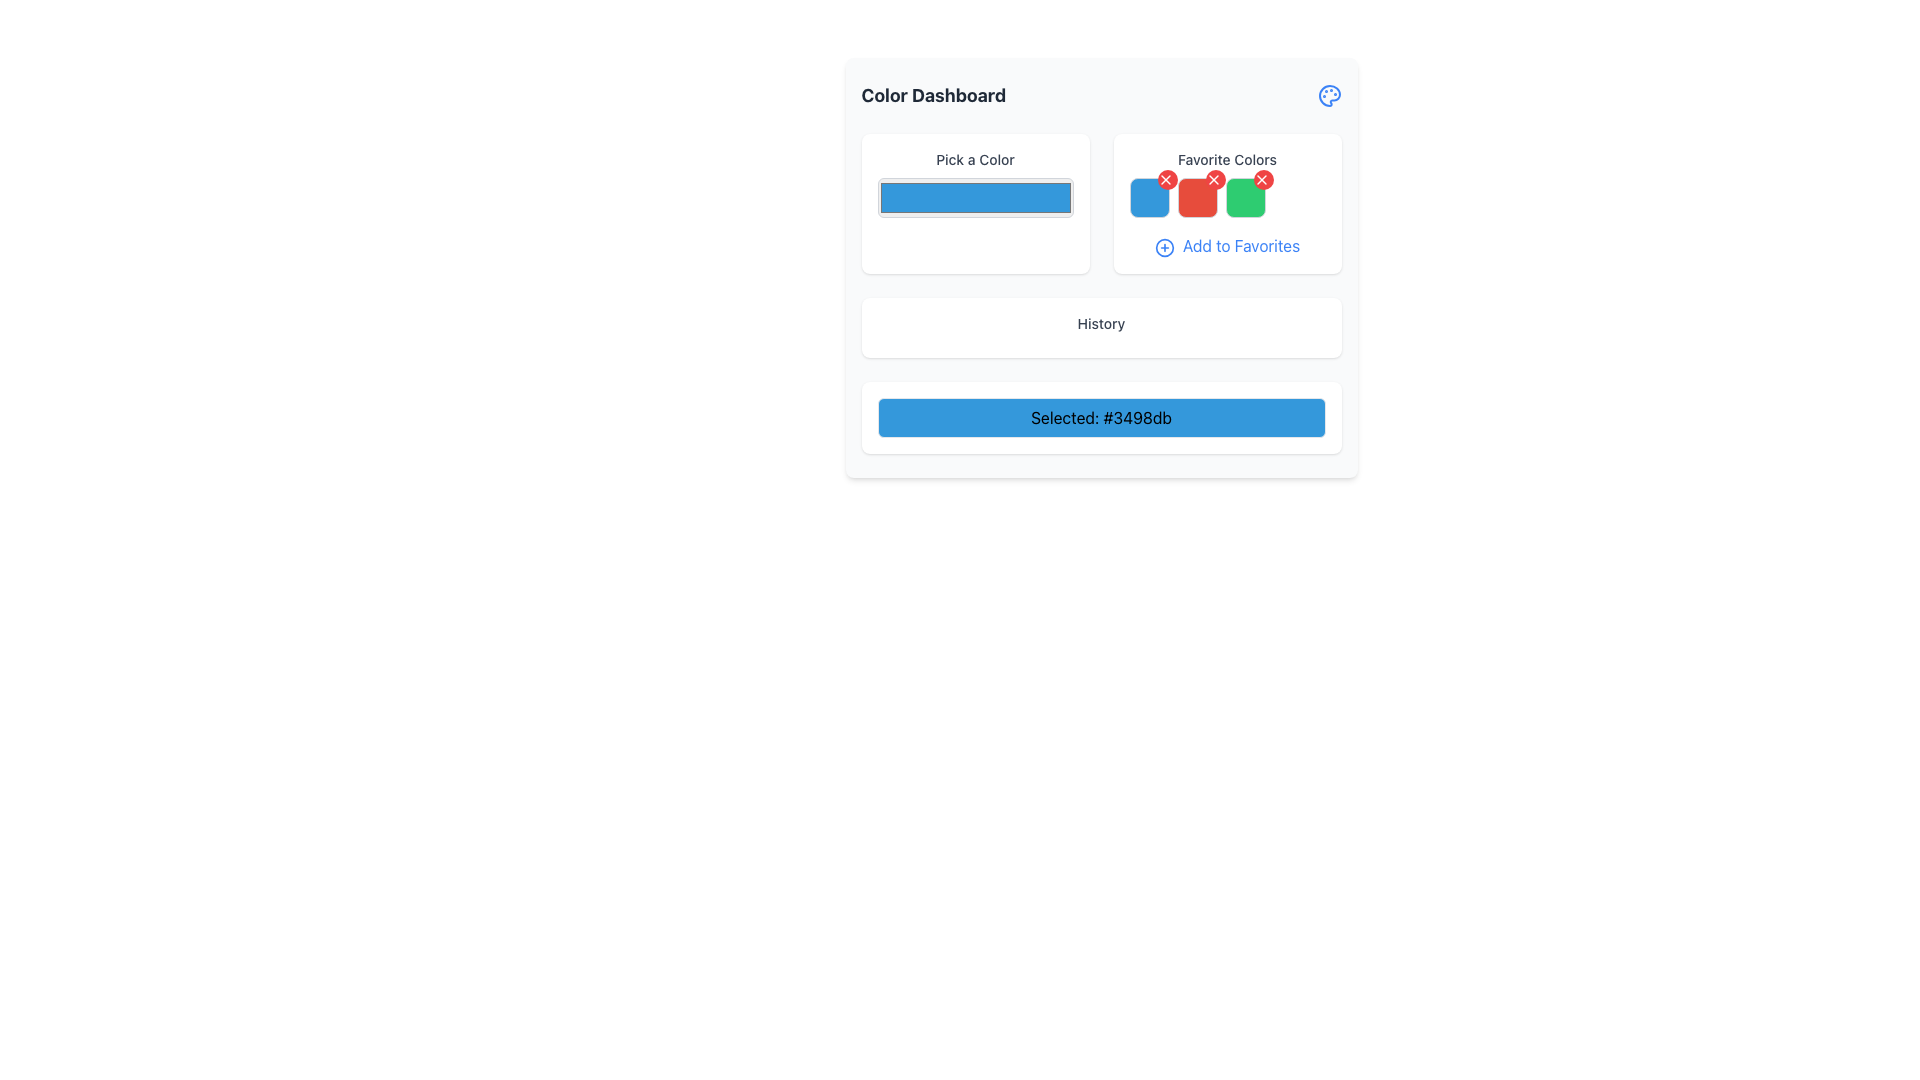 The width and height of the screenshot is (1920, 1080). I want to click on the heading text element labeled 'Color Dashboard', which is positioned in the top-left corner of a card layout, adjacent to a color palette icon, so click(932, 96).